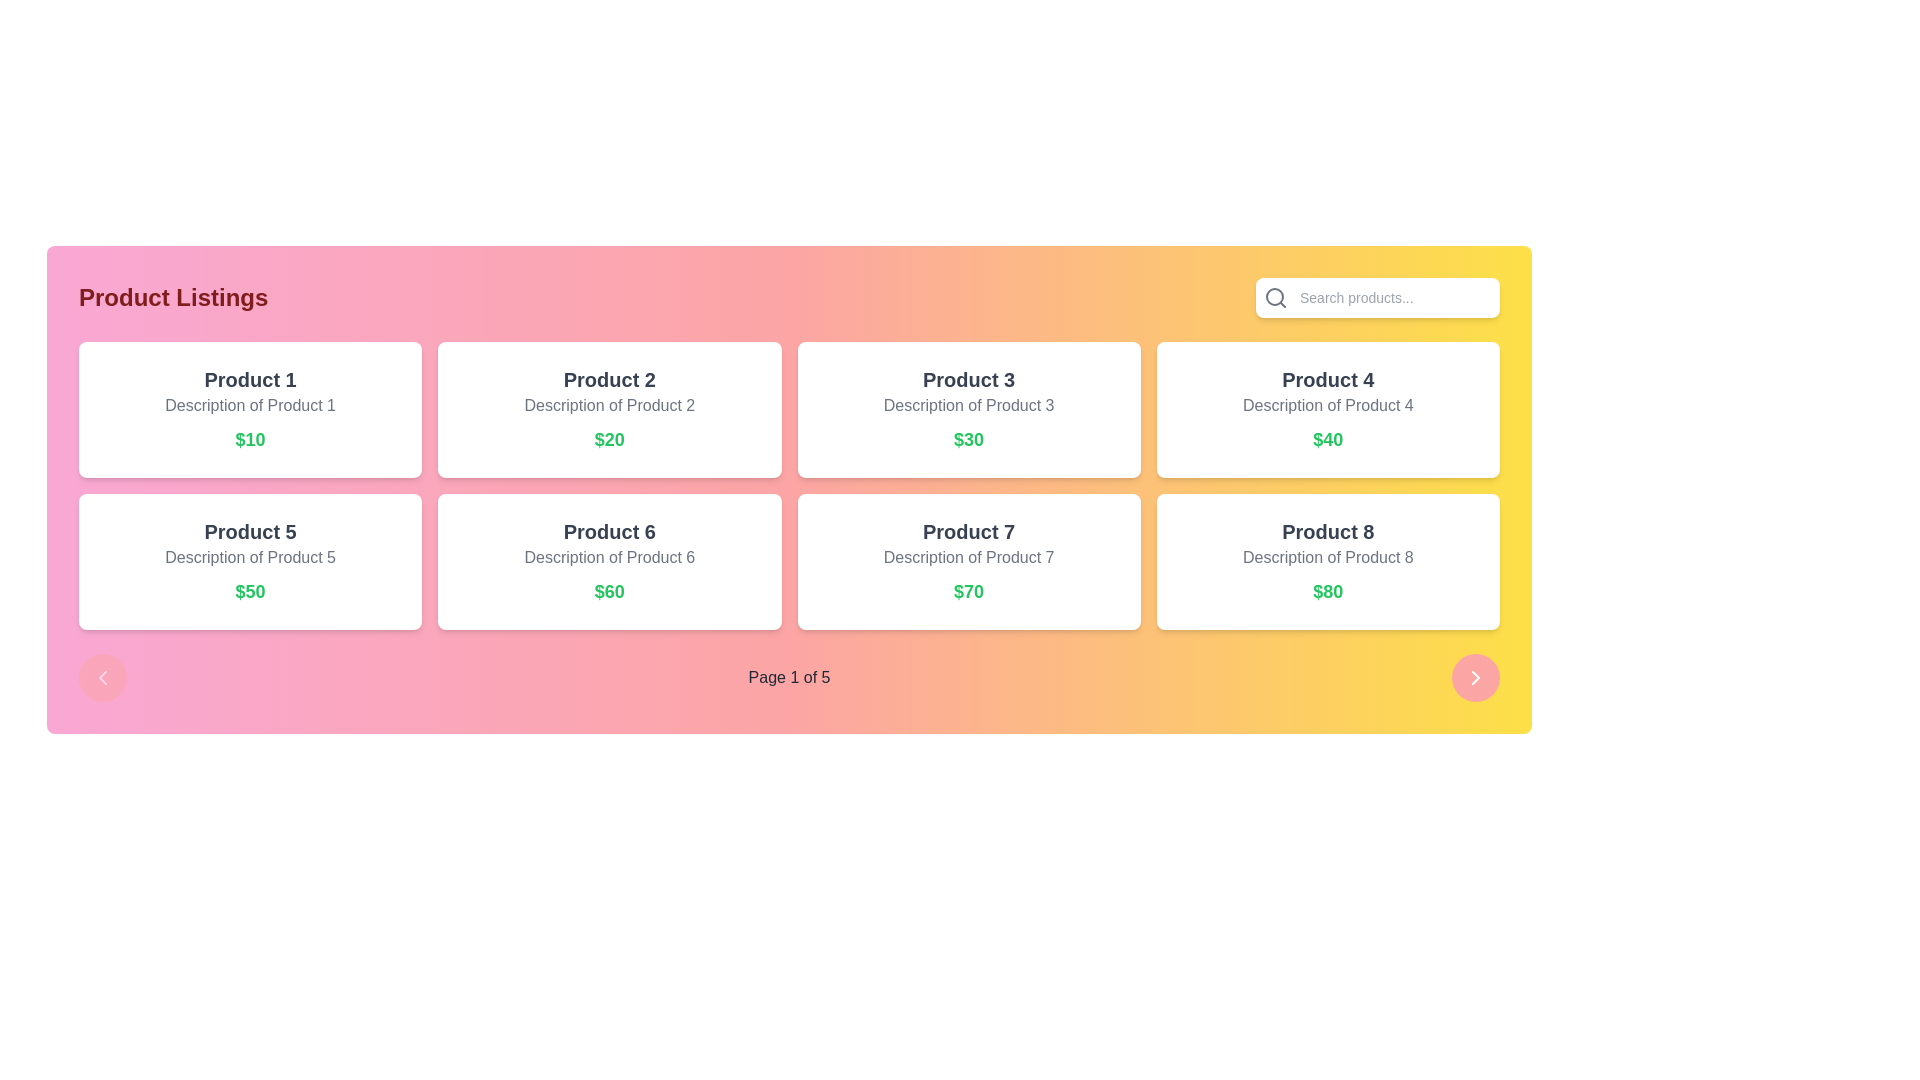  Describe the element at coordinates (1328, 408) in the screenshot. I see `the white card labeled 'Product 4' which has rounded corners and contains the title 'Product 4', a description, and a price at the bottom` at that location.